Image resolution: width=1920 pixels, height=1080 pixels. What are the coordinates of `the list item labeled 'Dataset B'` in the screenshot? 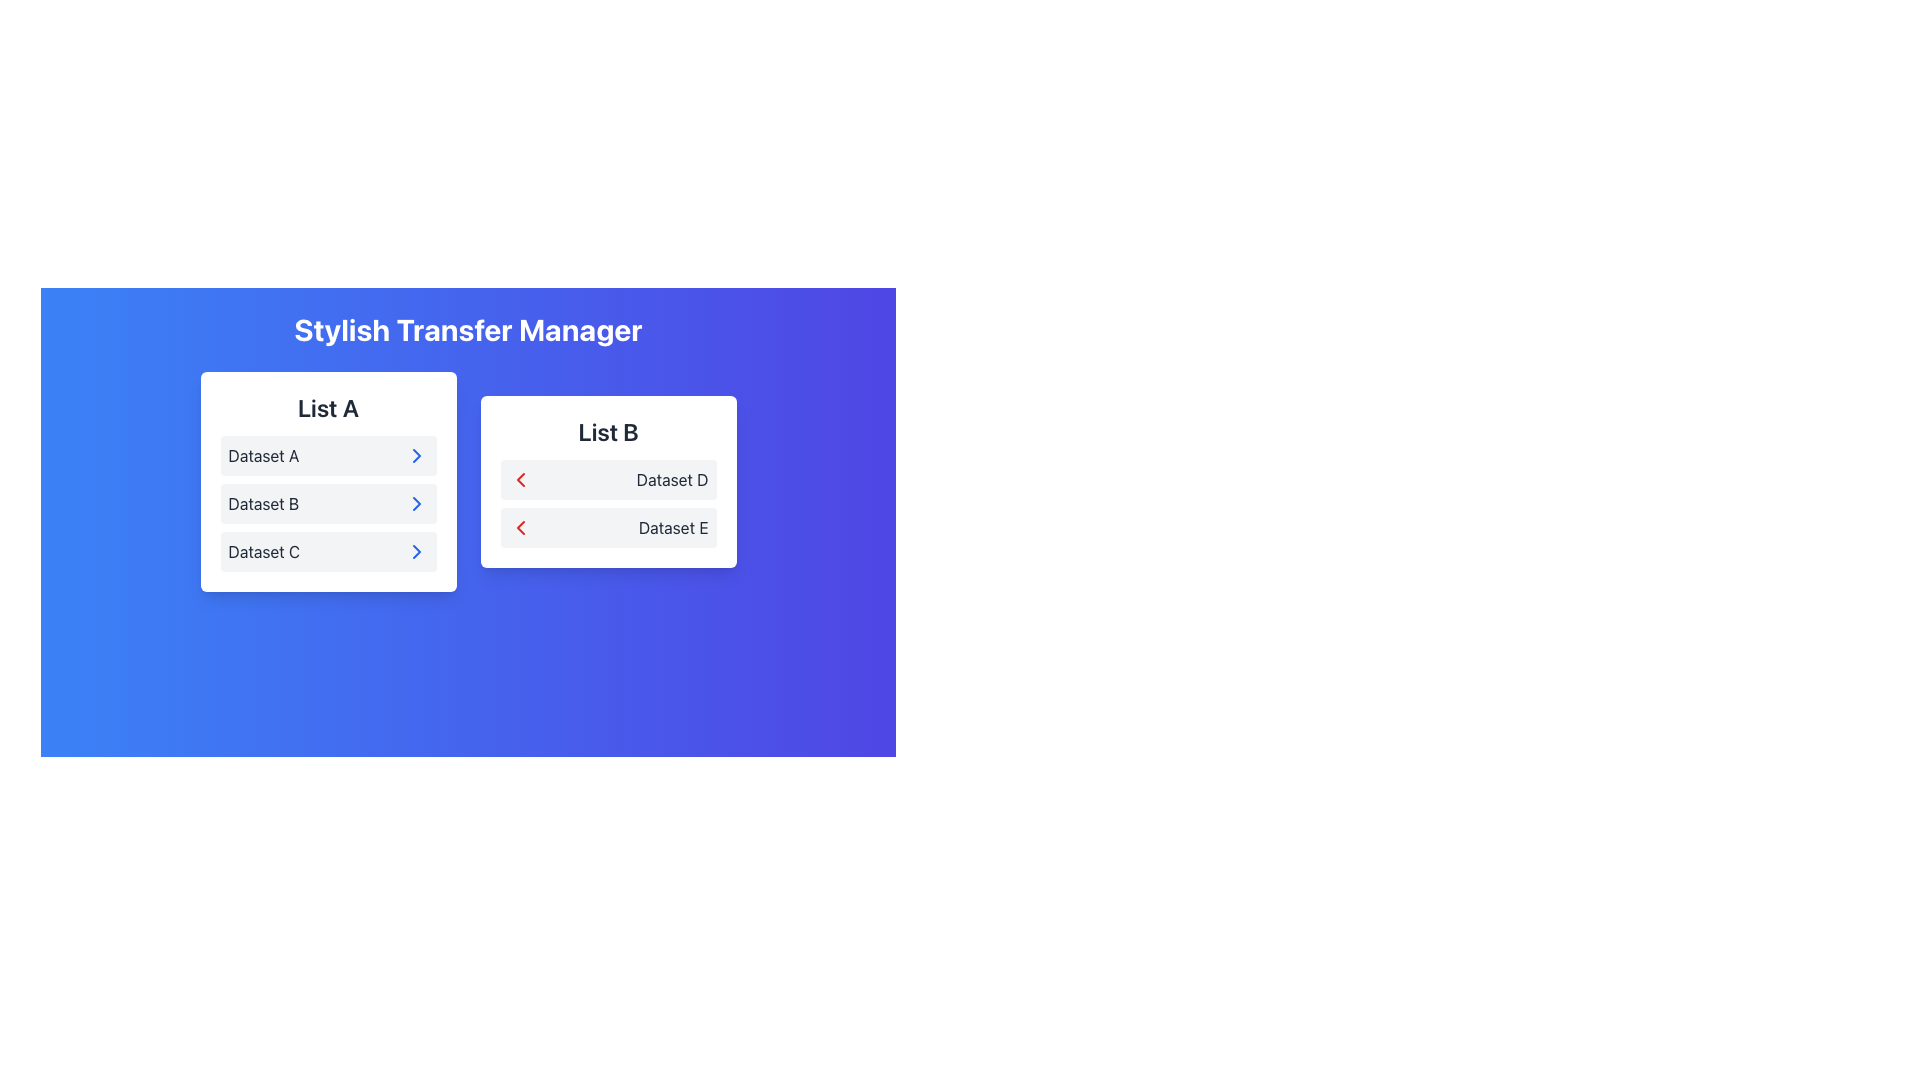 It's located at (328, 503).